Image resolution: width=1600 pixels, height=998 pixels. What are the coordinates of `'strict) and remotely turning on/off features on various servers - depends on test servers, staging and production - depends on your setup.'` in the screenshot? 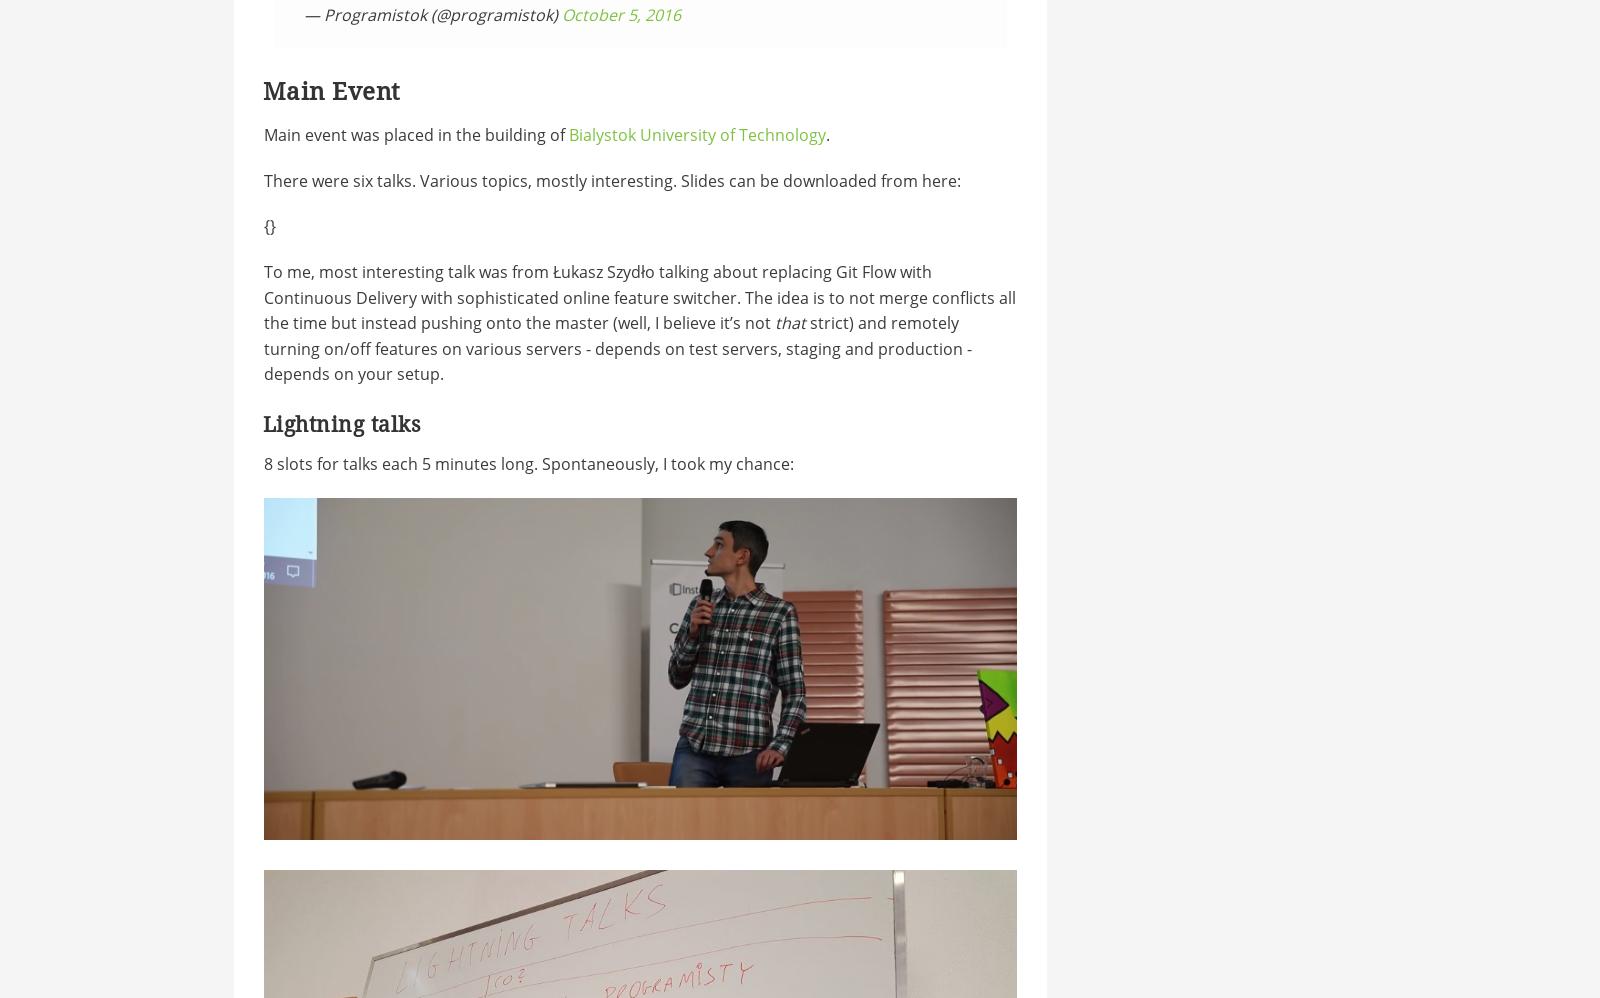 It's located at (616, 348).